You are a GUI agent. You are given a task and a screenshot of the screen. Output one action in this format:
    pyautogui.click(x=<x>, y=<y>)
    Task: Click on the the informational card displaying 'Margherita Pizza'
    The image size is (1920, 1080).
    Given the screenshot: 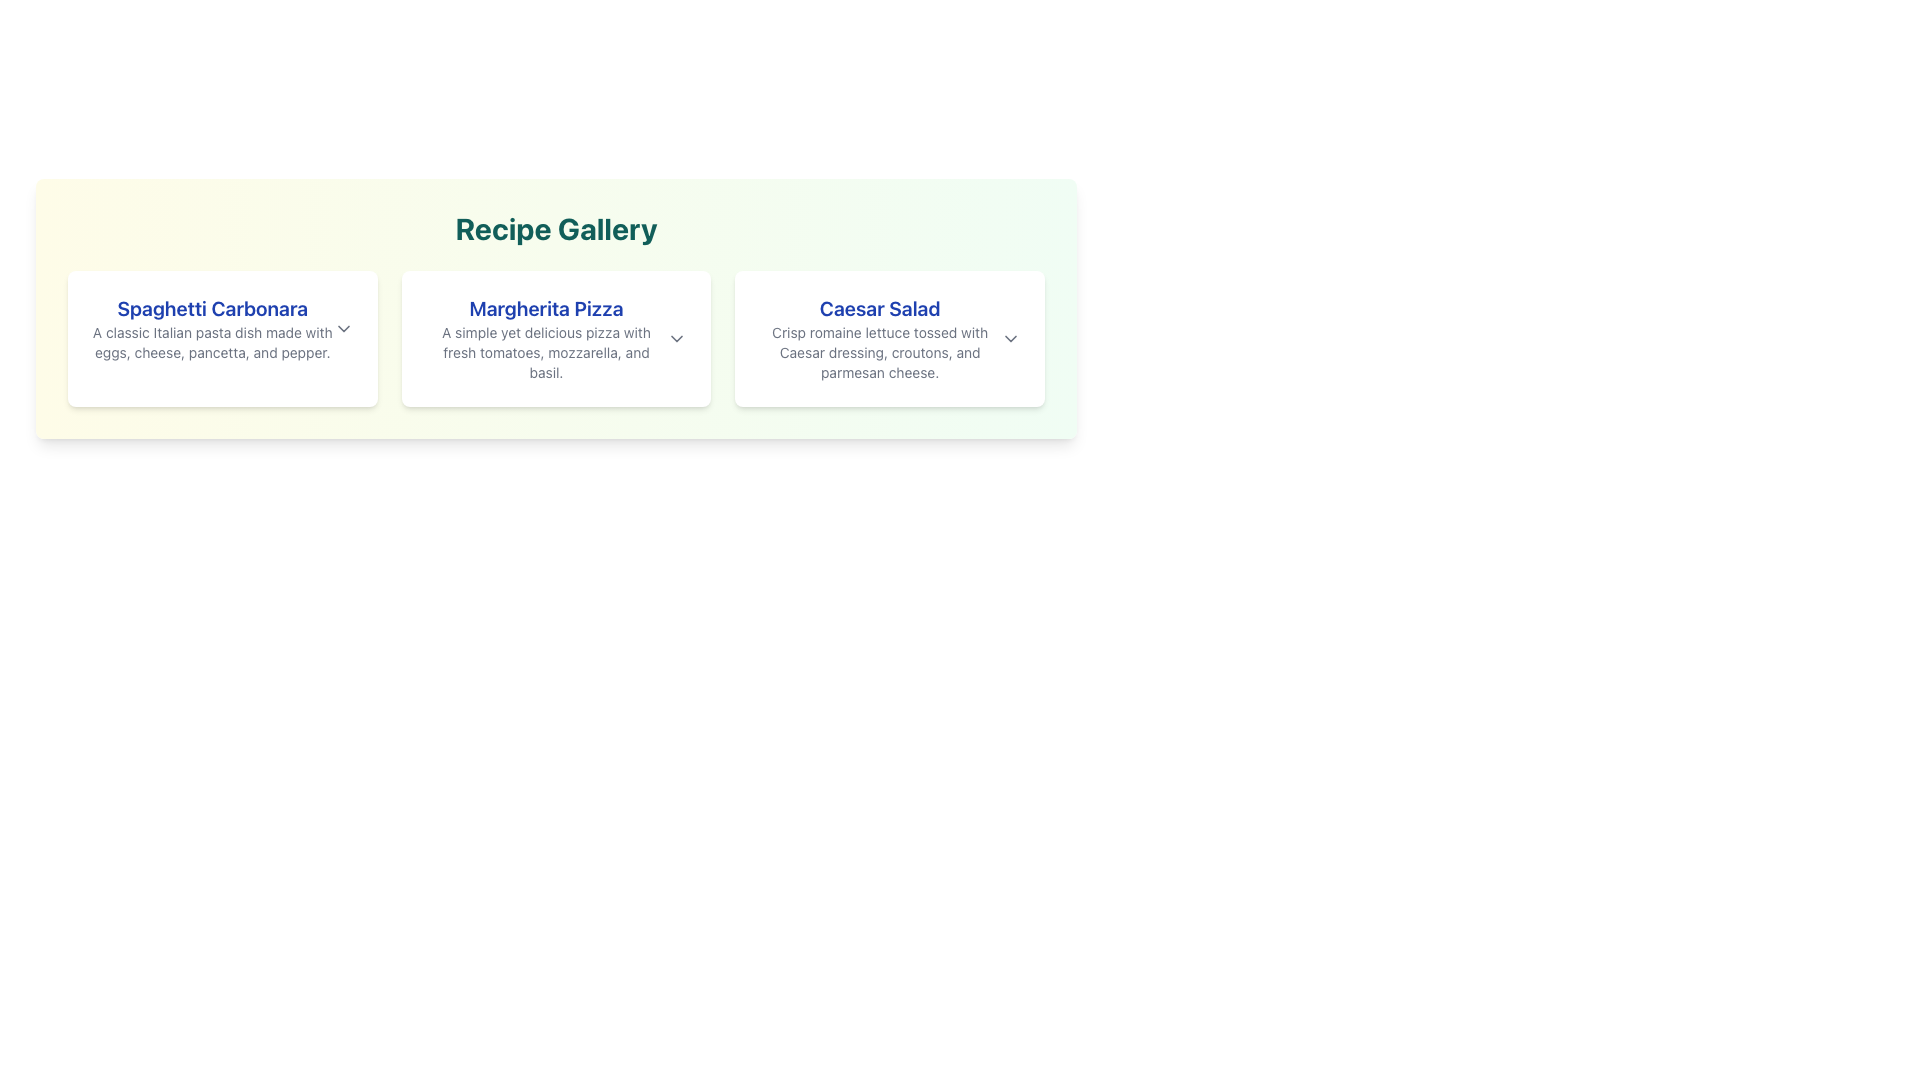 What is the action you would take?
    pyautogui.click(x=556, y=338)
    